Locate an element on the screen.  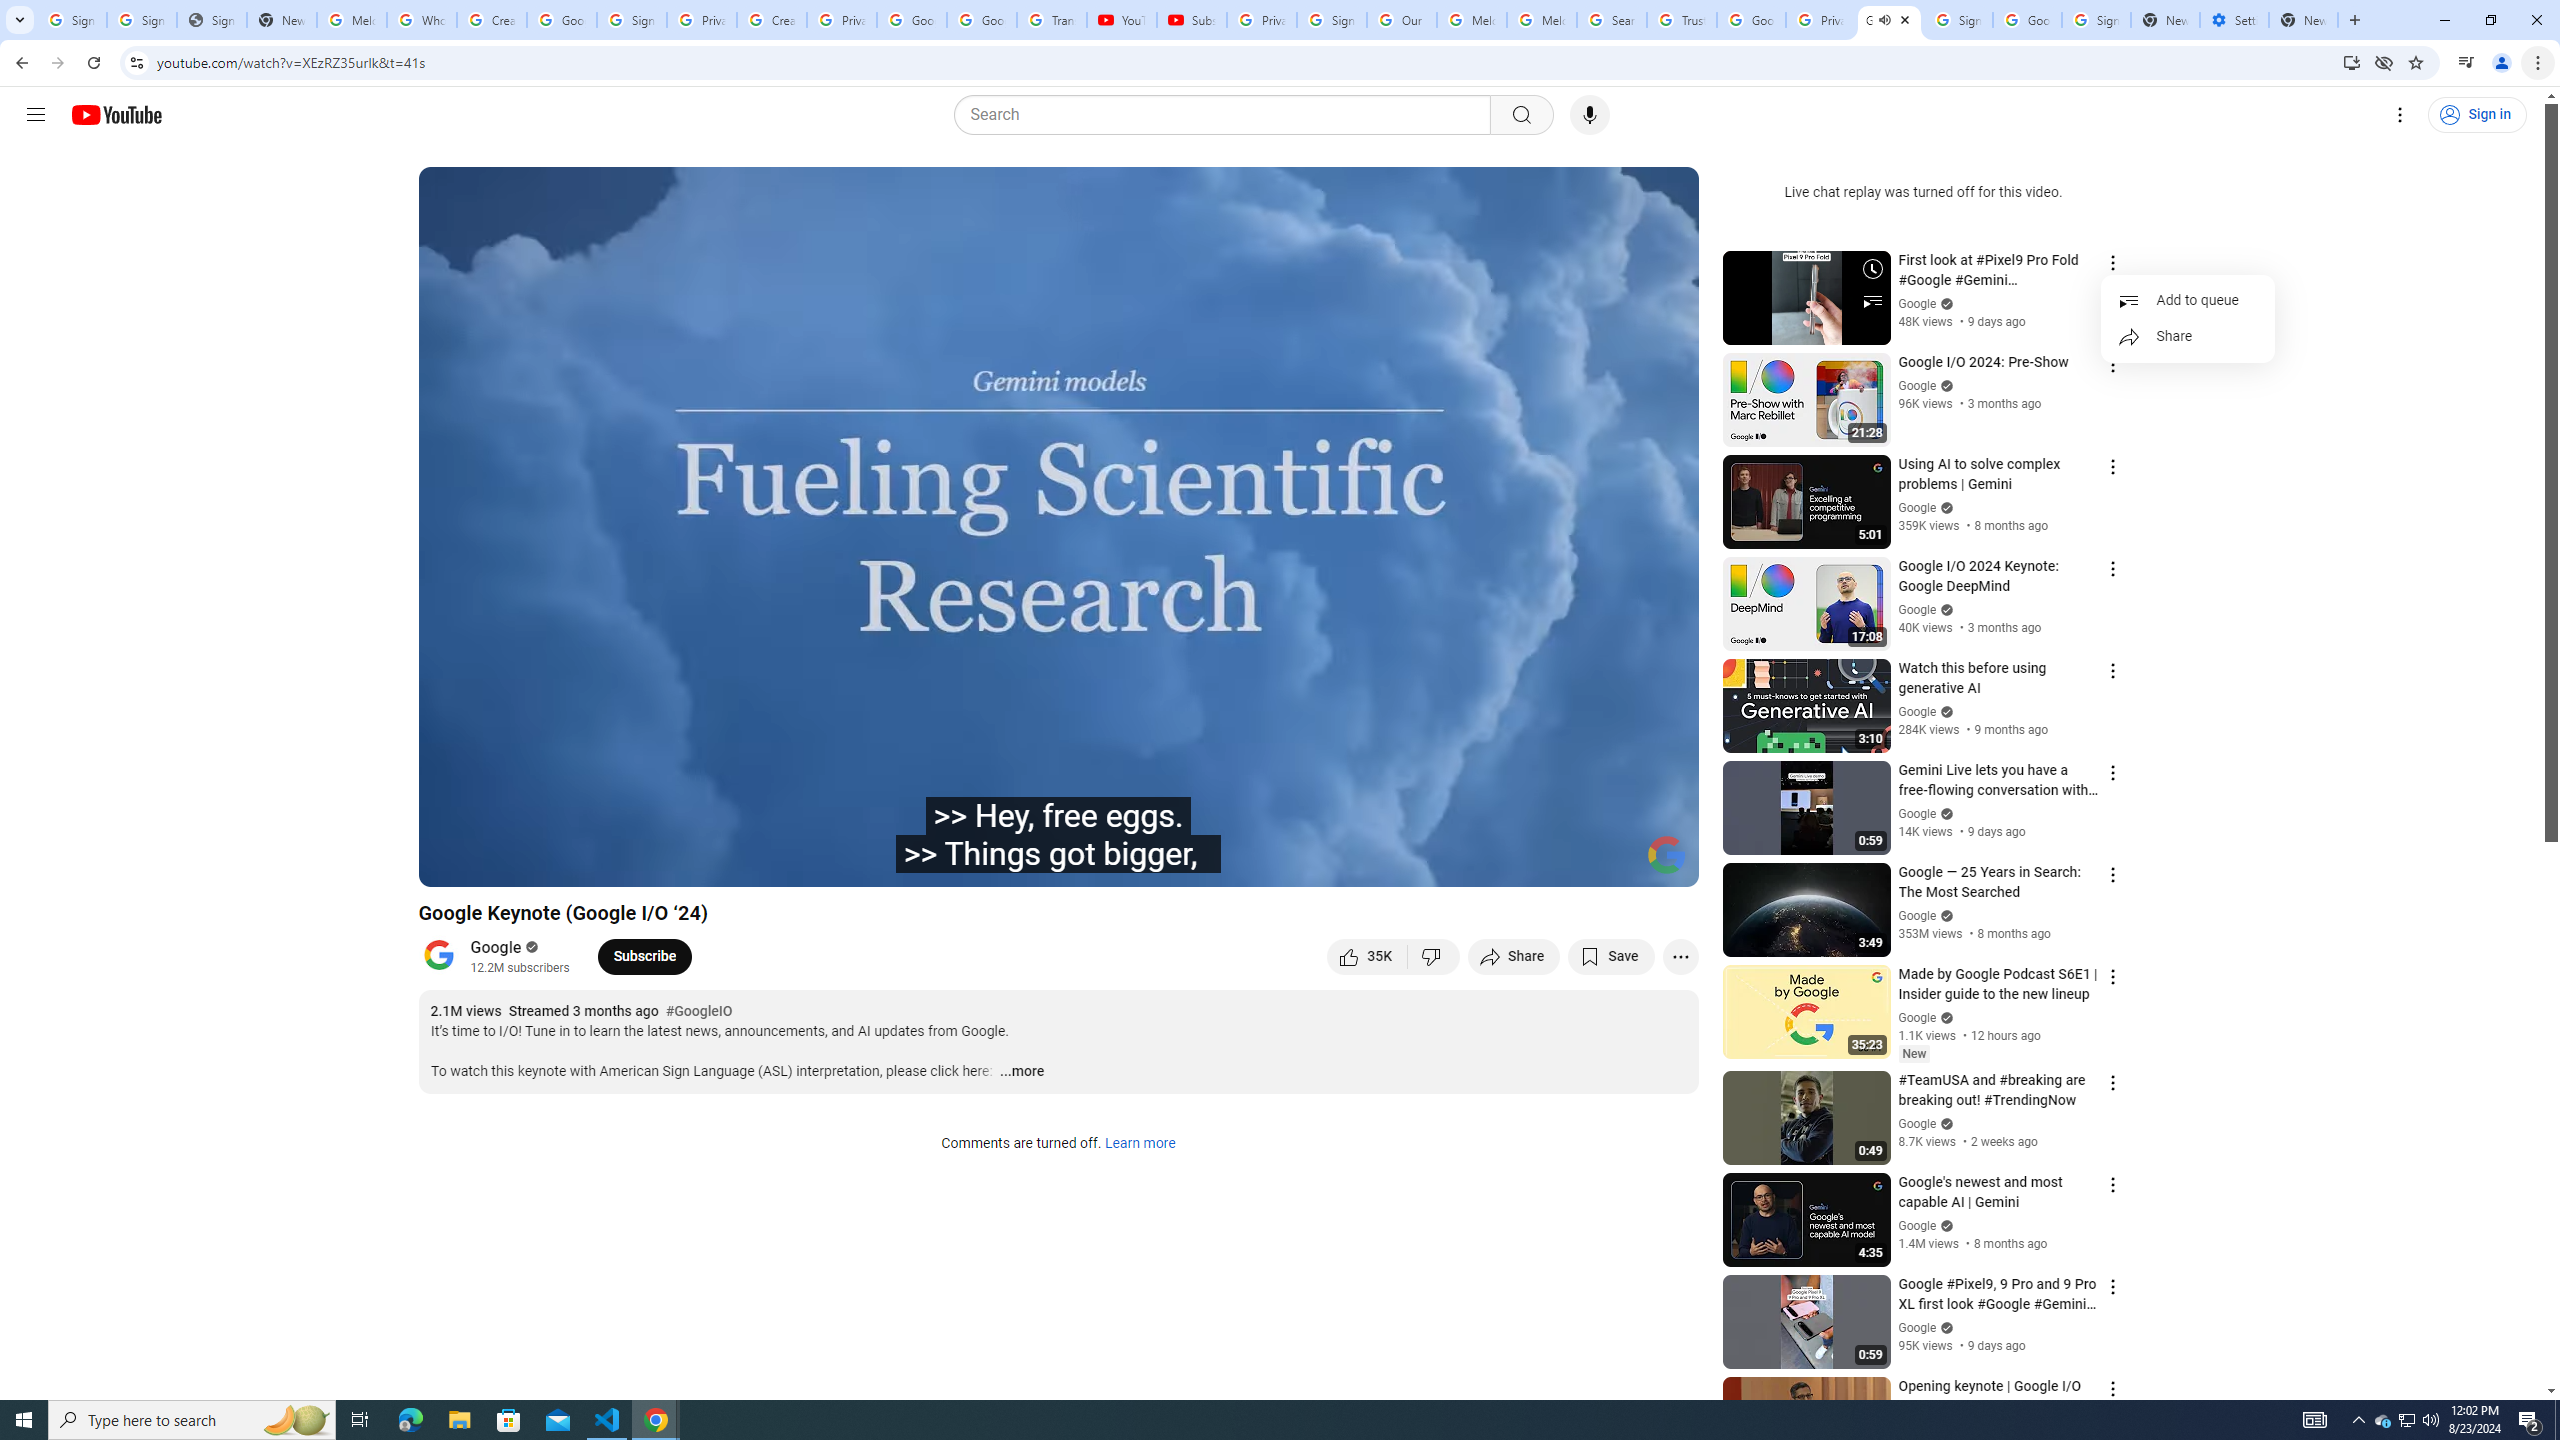
'Create your Google Account' is located at coordinates (770, 19).